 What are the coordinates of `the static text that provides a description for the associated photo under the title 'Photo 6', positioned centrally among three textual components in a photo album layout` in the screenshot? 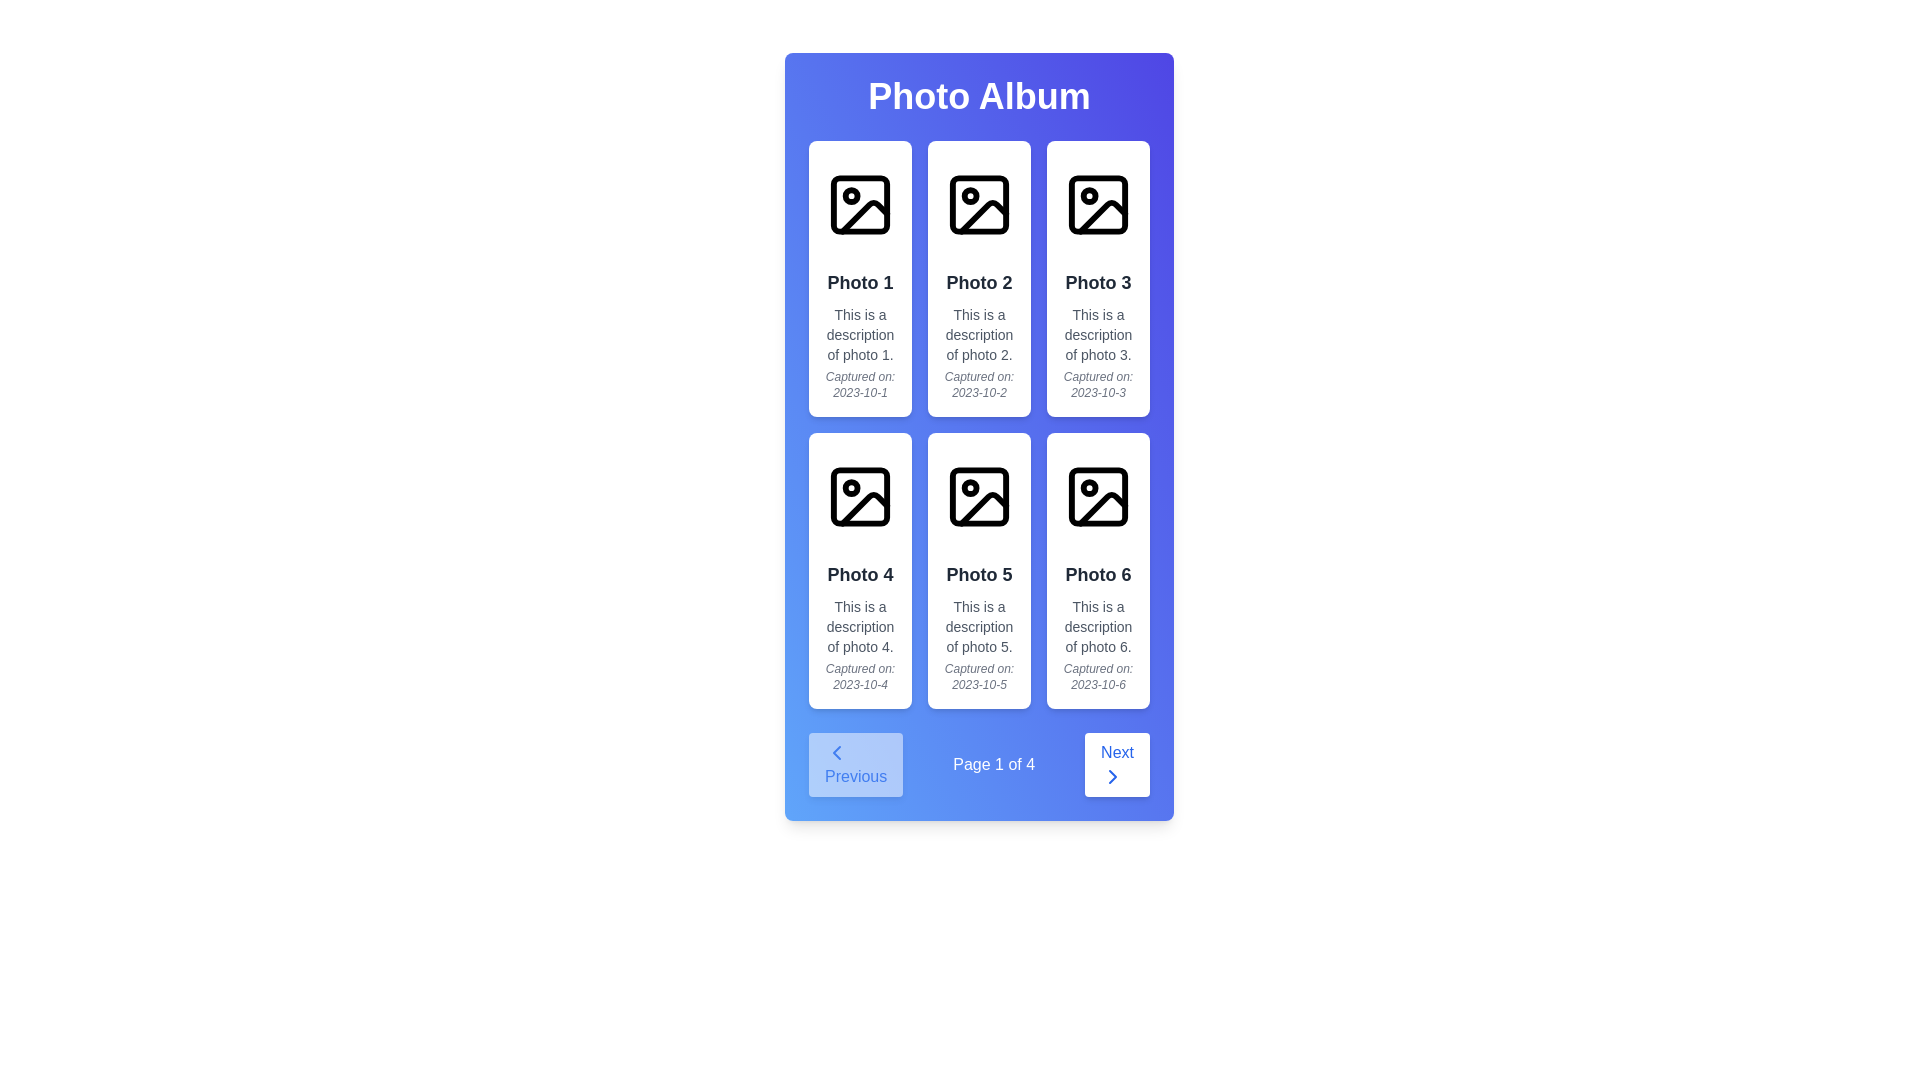 It's located at (1097, 626).